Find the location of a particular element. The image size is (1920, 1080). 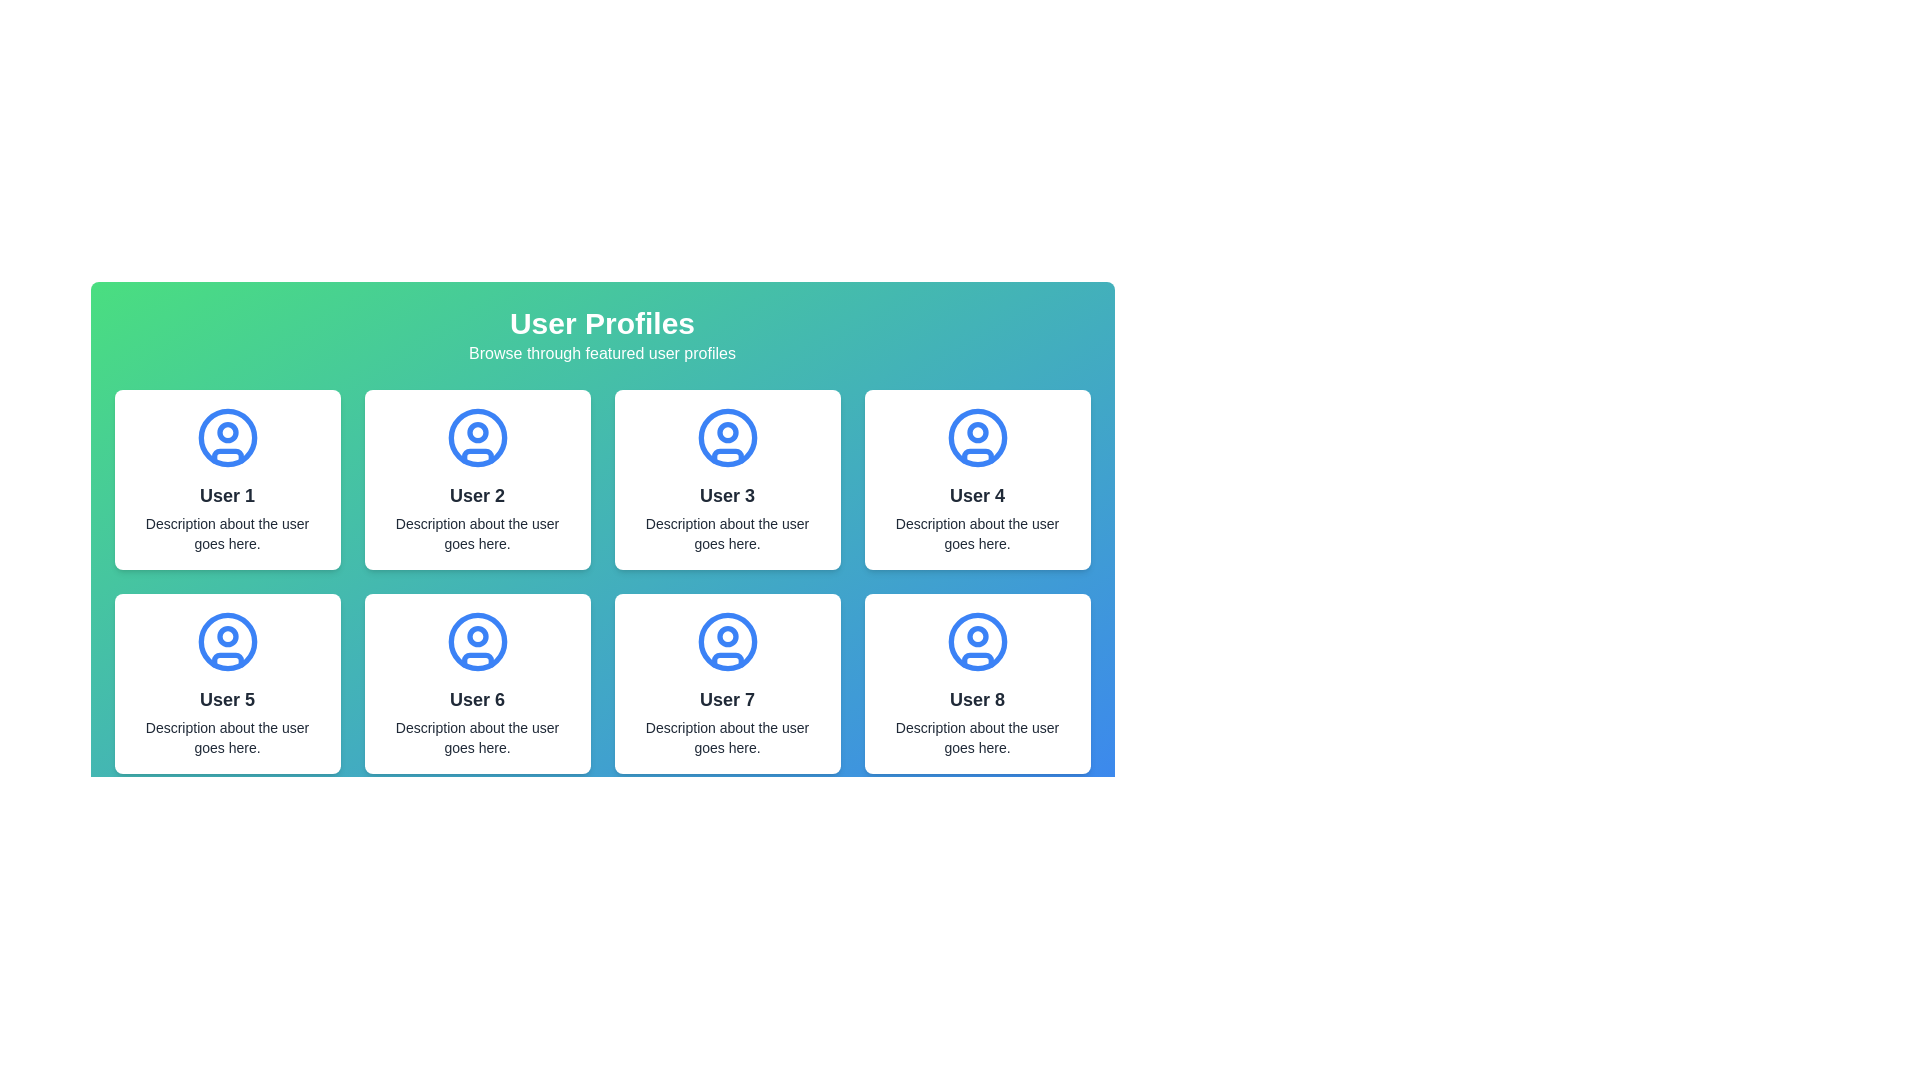

the user profile card displaying a user's identifying information, located in the third row and fourth column of the grid layout, which is the last item in the grid is located at coordinates (977, 682).